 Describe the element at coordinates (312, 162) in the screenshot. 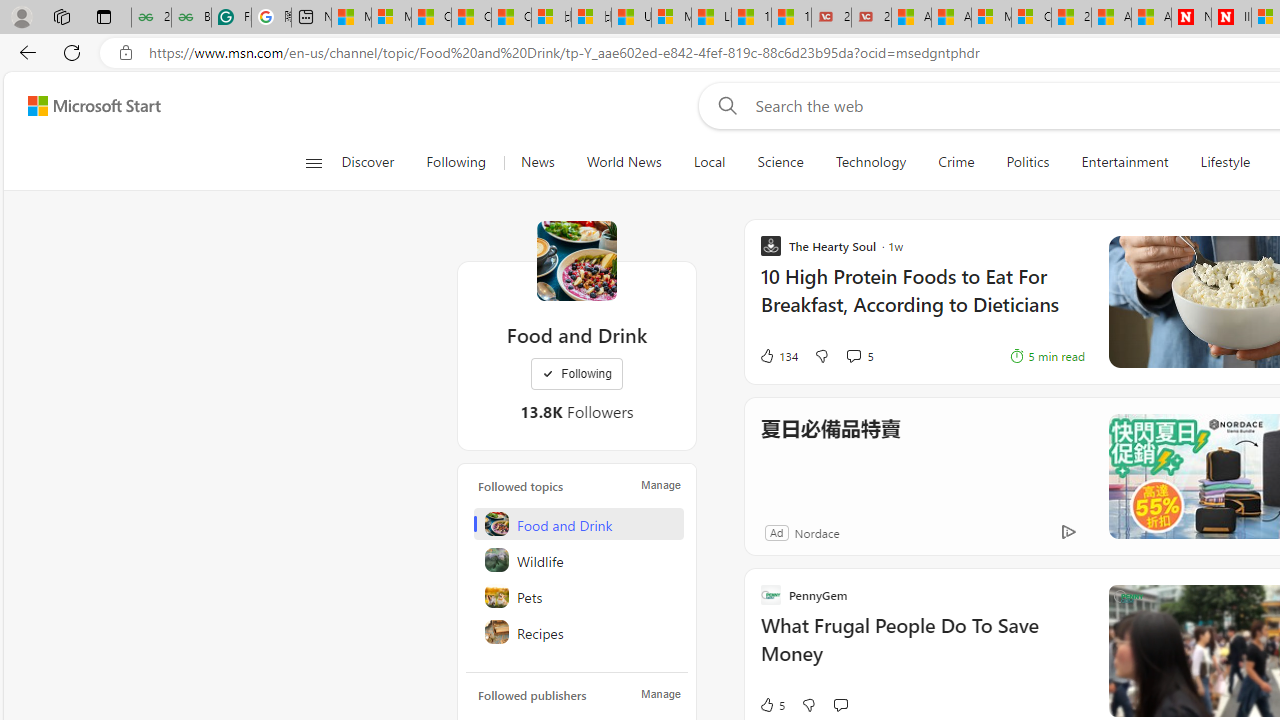

I see `'Open navigation menu'` at that location.